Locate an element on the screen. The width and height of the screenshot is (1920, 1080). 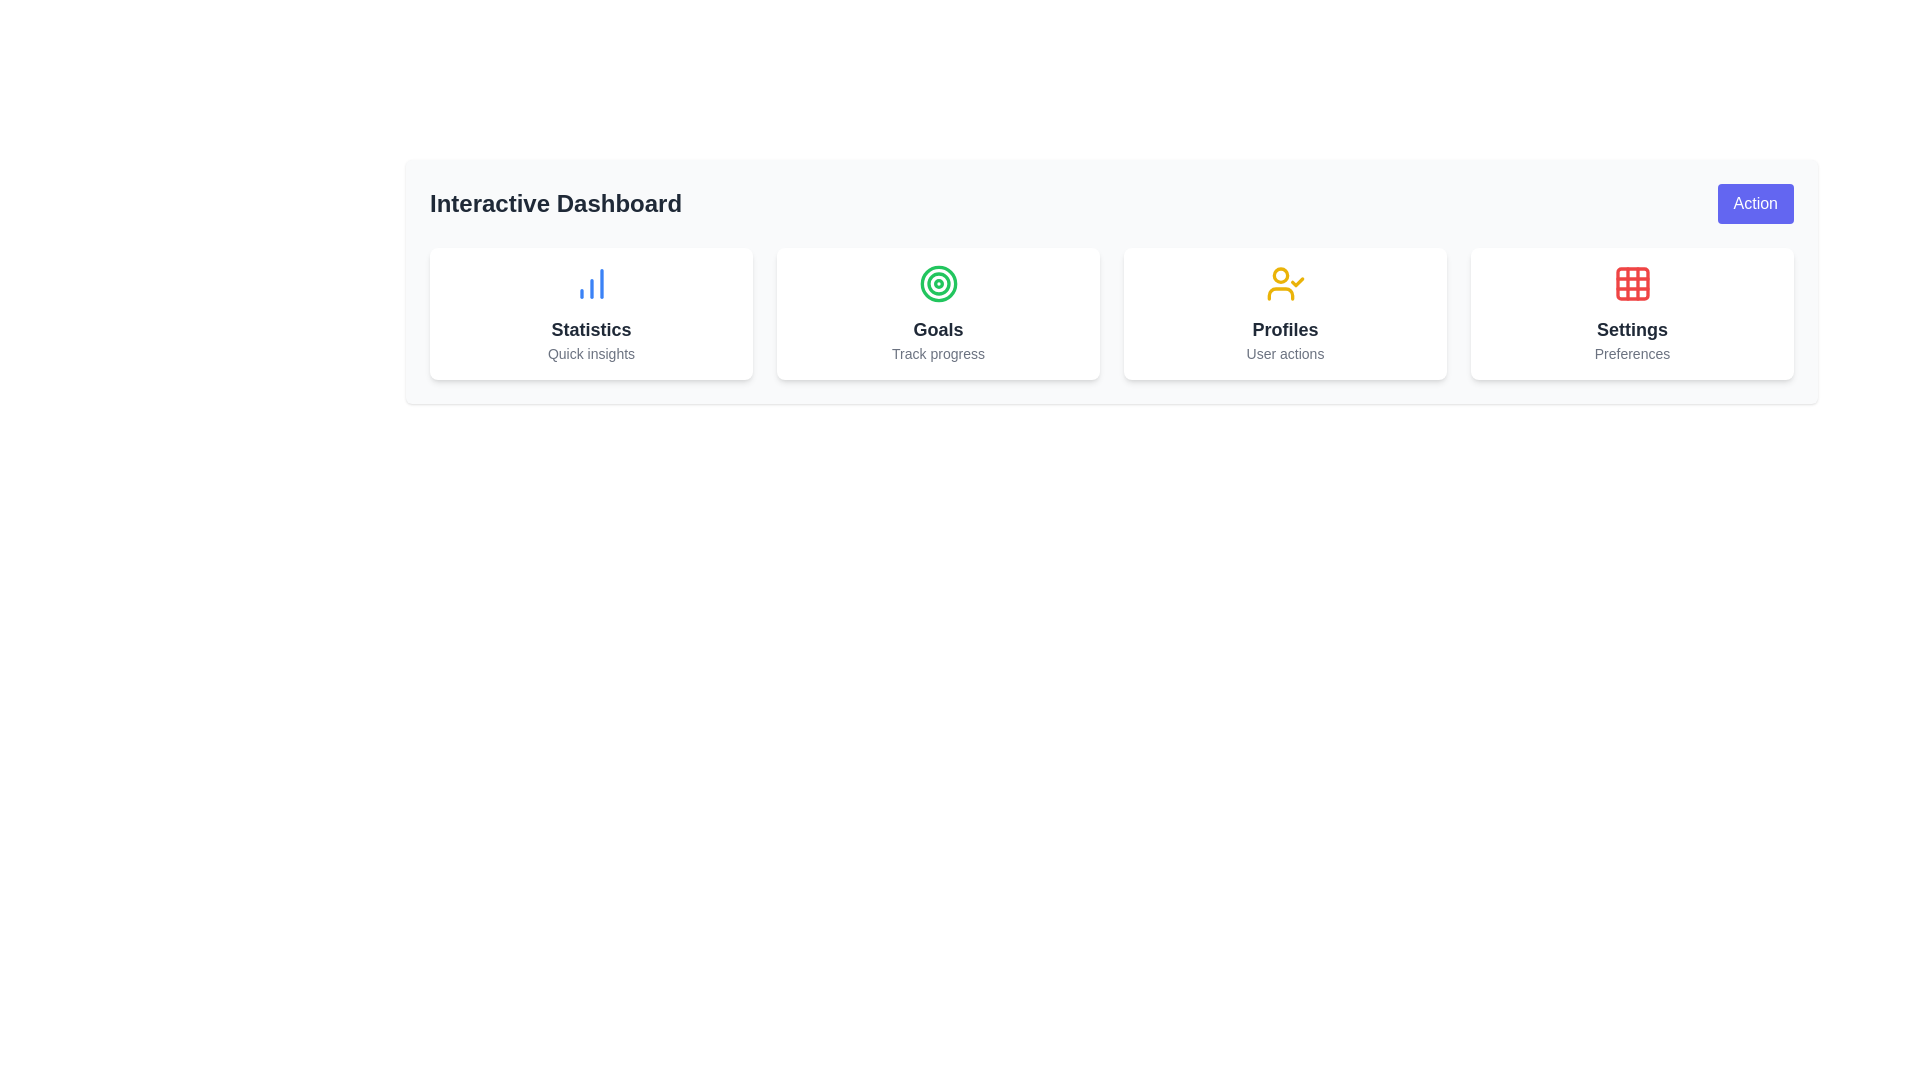
the decorative icon located at the top center of the 'Statistics' card, which serves to visually represent the card's purpose is located at coordinates (590, 284).